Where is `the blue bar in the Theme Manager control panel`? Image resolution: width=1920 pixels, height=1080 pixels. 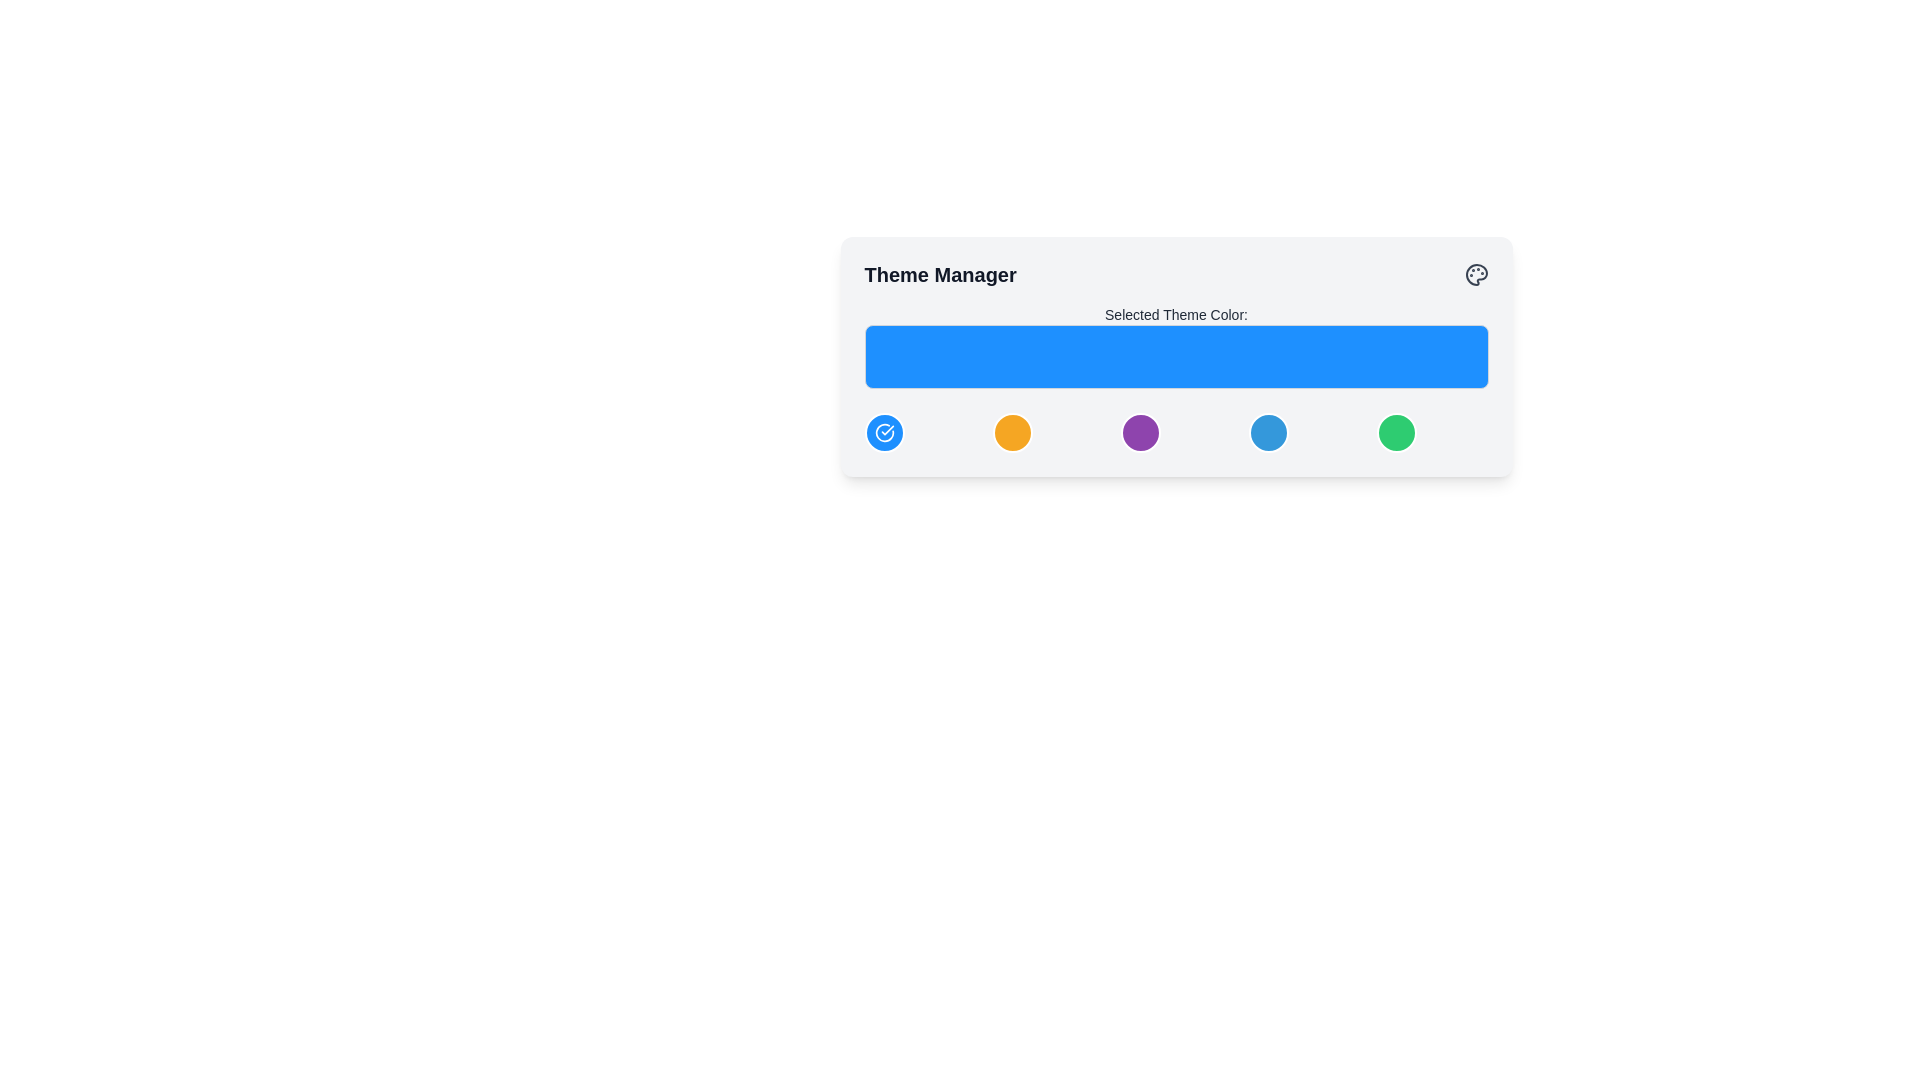 the blue bar in the Theme Manager control panel is located at coordinates (1176, 356).